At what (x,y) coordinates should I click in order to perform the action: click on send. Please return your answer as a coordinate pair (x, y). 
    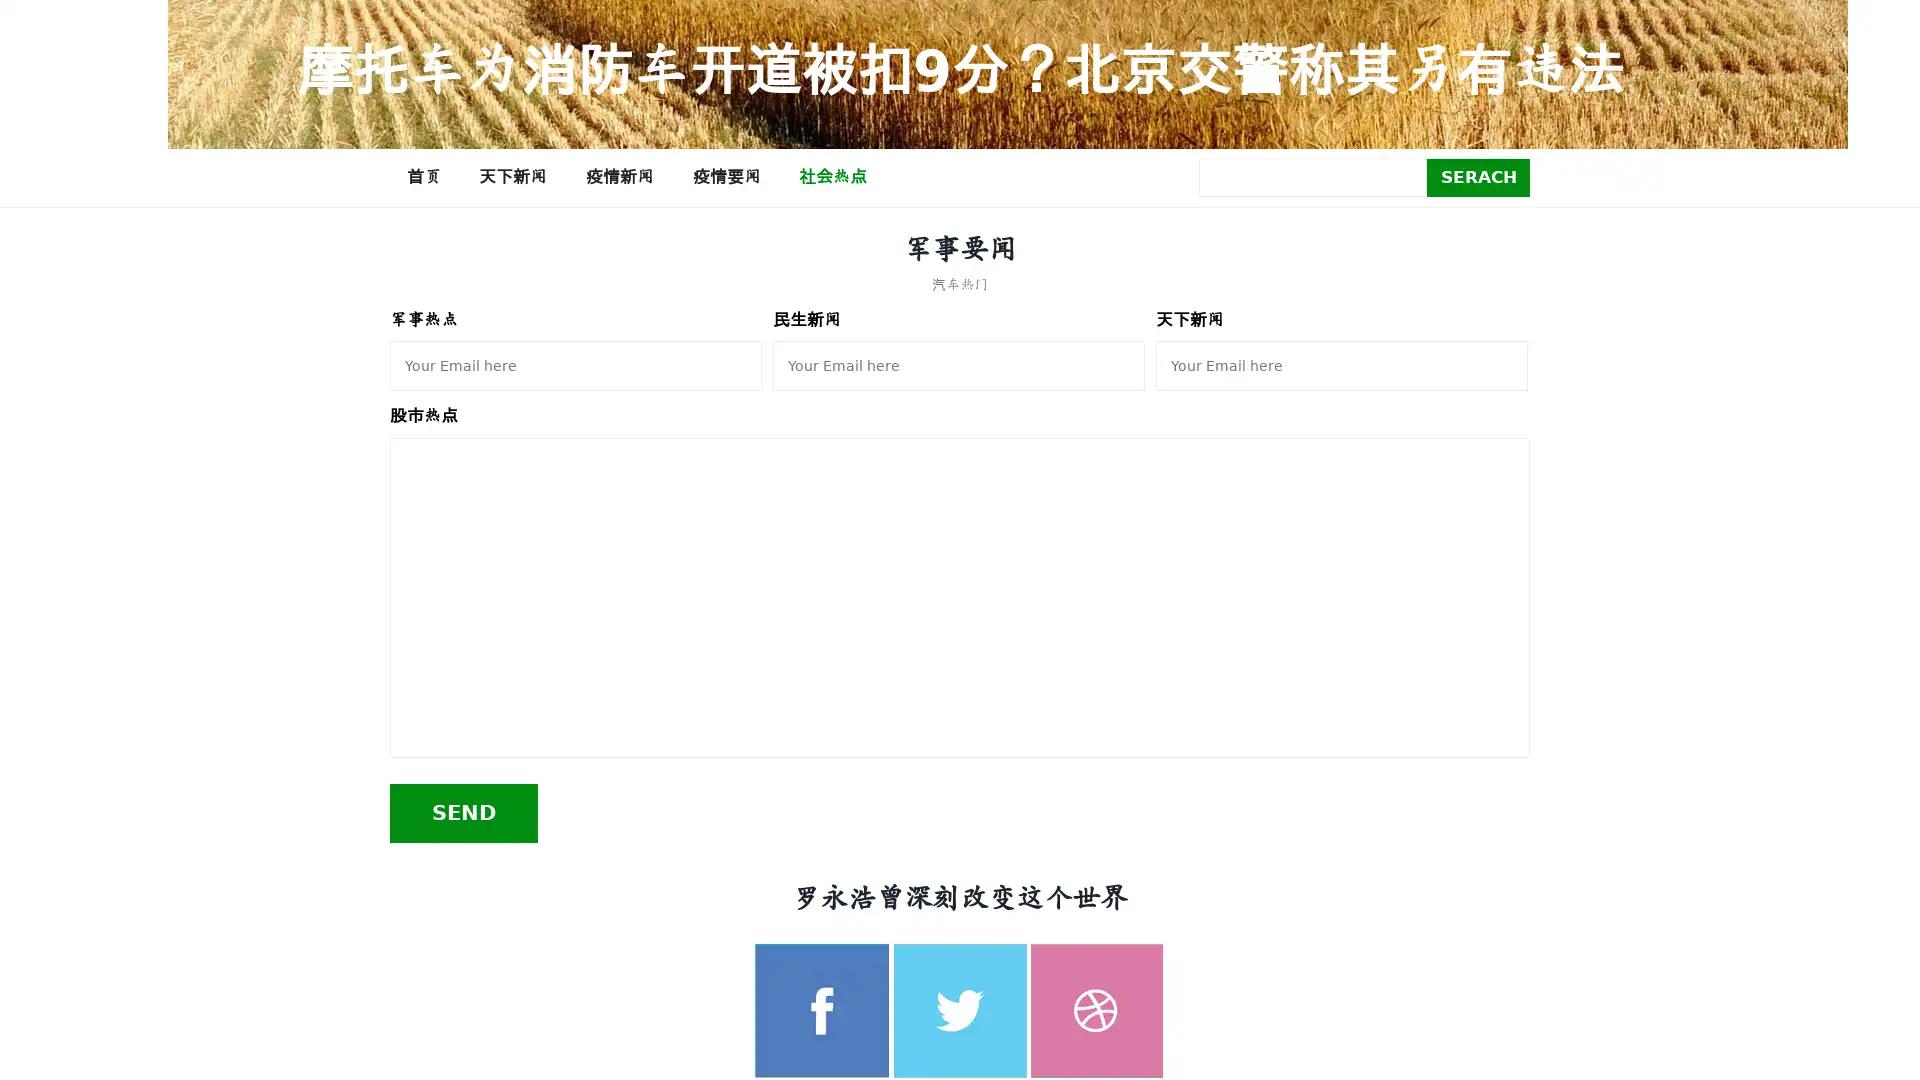
    Looking at the image, I should click on (463, 812).